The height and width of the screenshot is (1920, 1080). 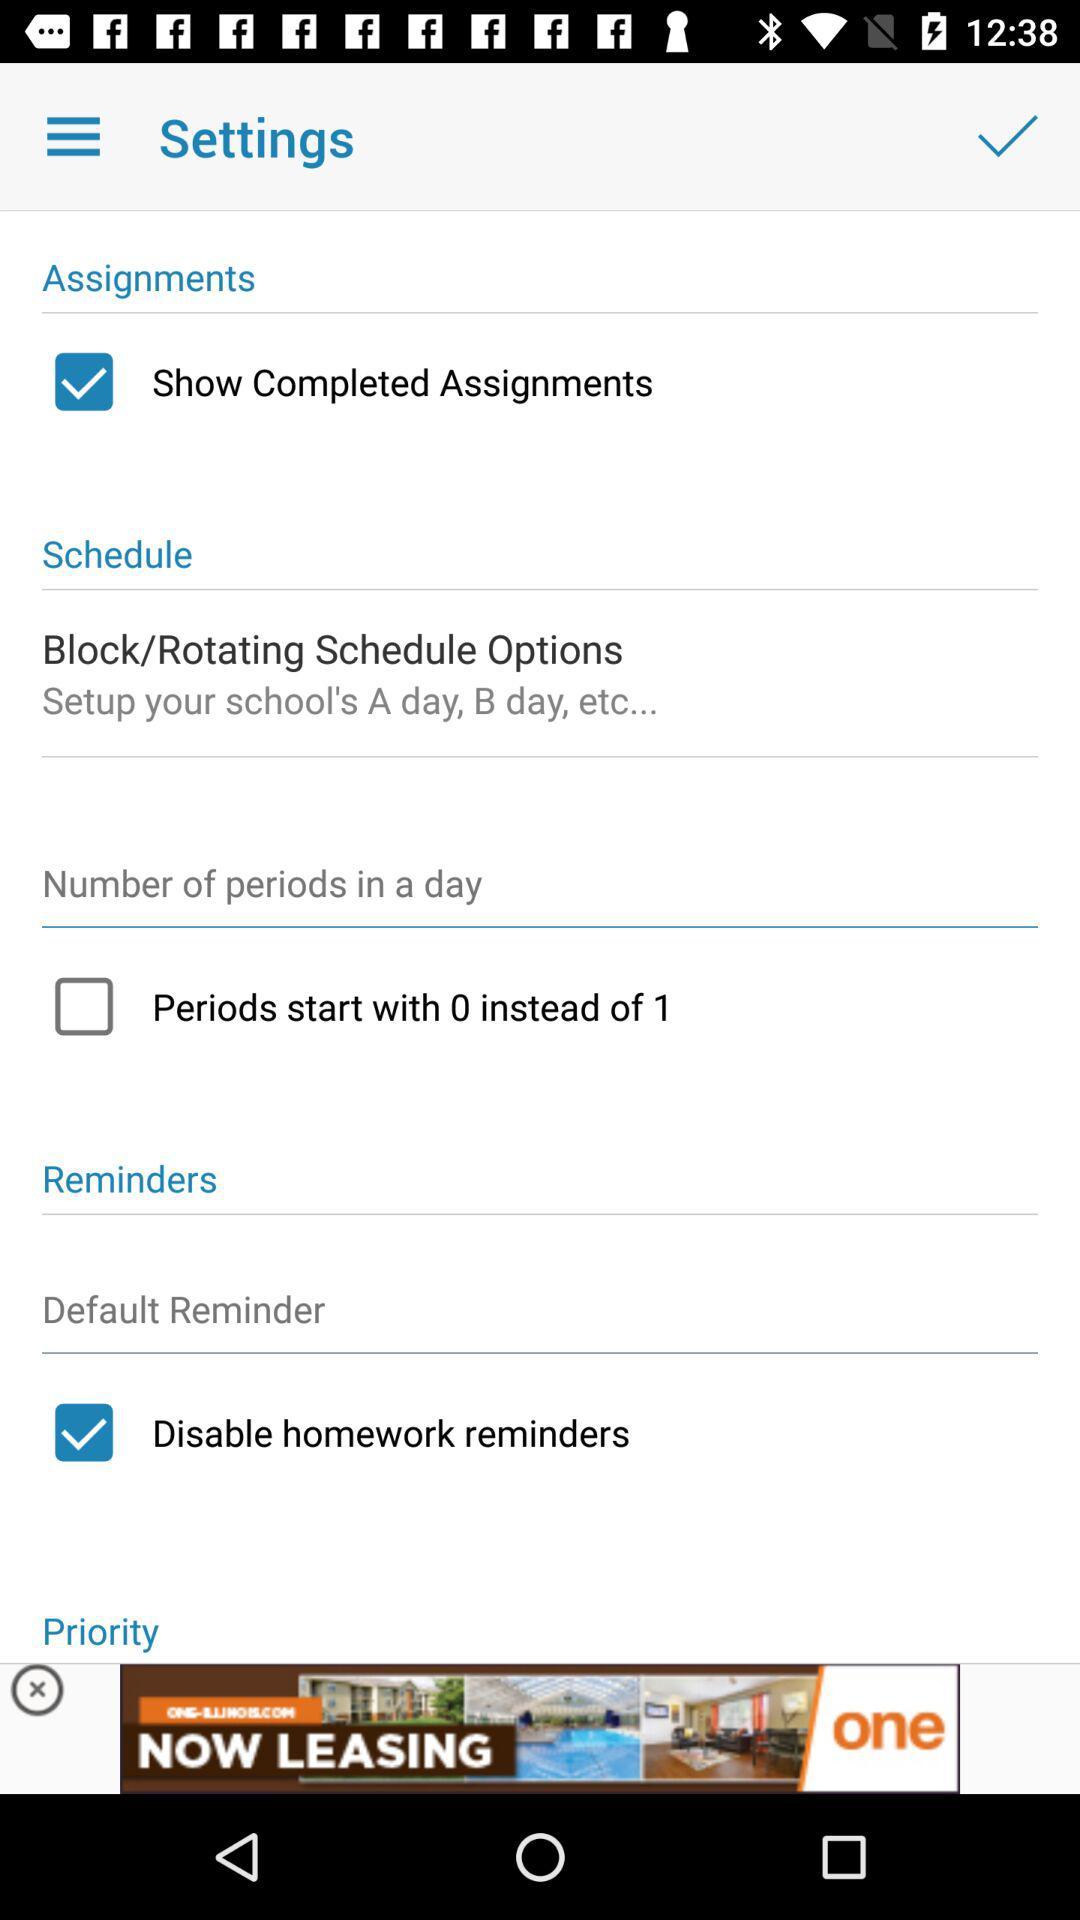 I want to click on default reminder button, so click(x=540, y=1318).